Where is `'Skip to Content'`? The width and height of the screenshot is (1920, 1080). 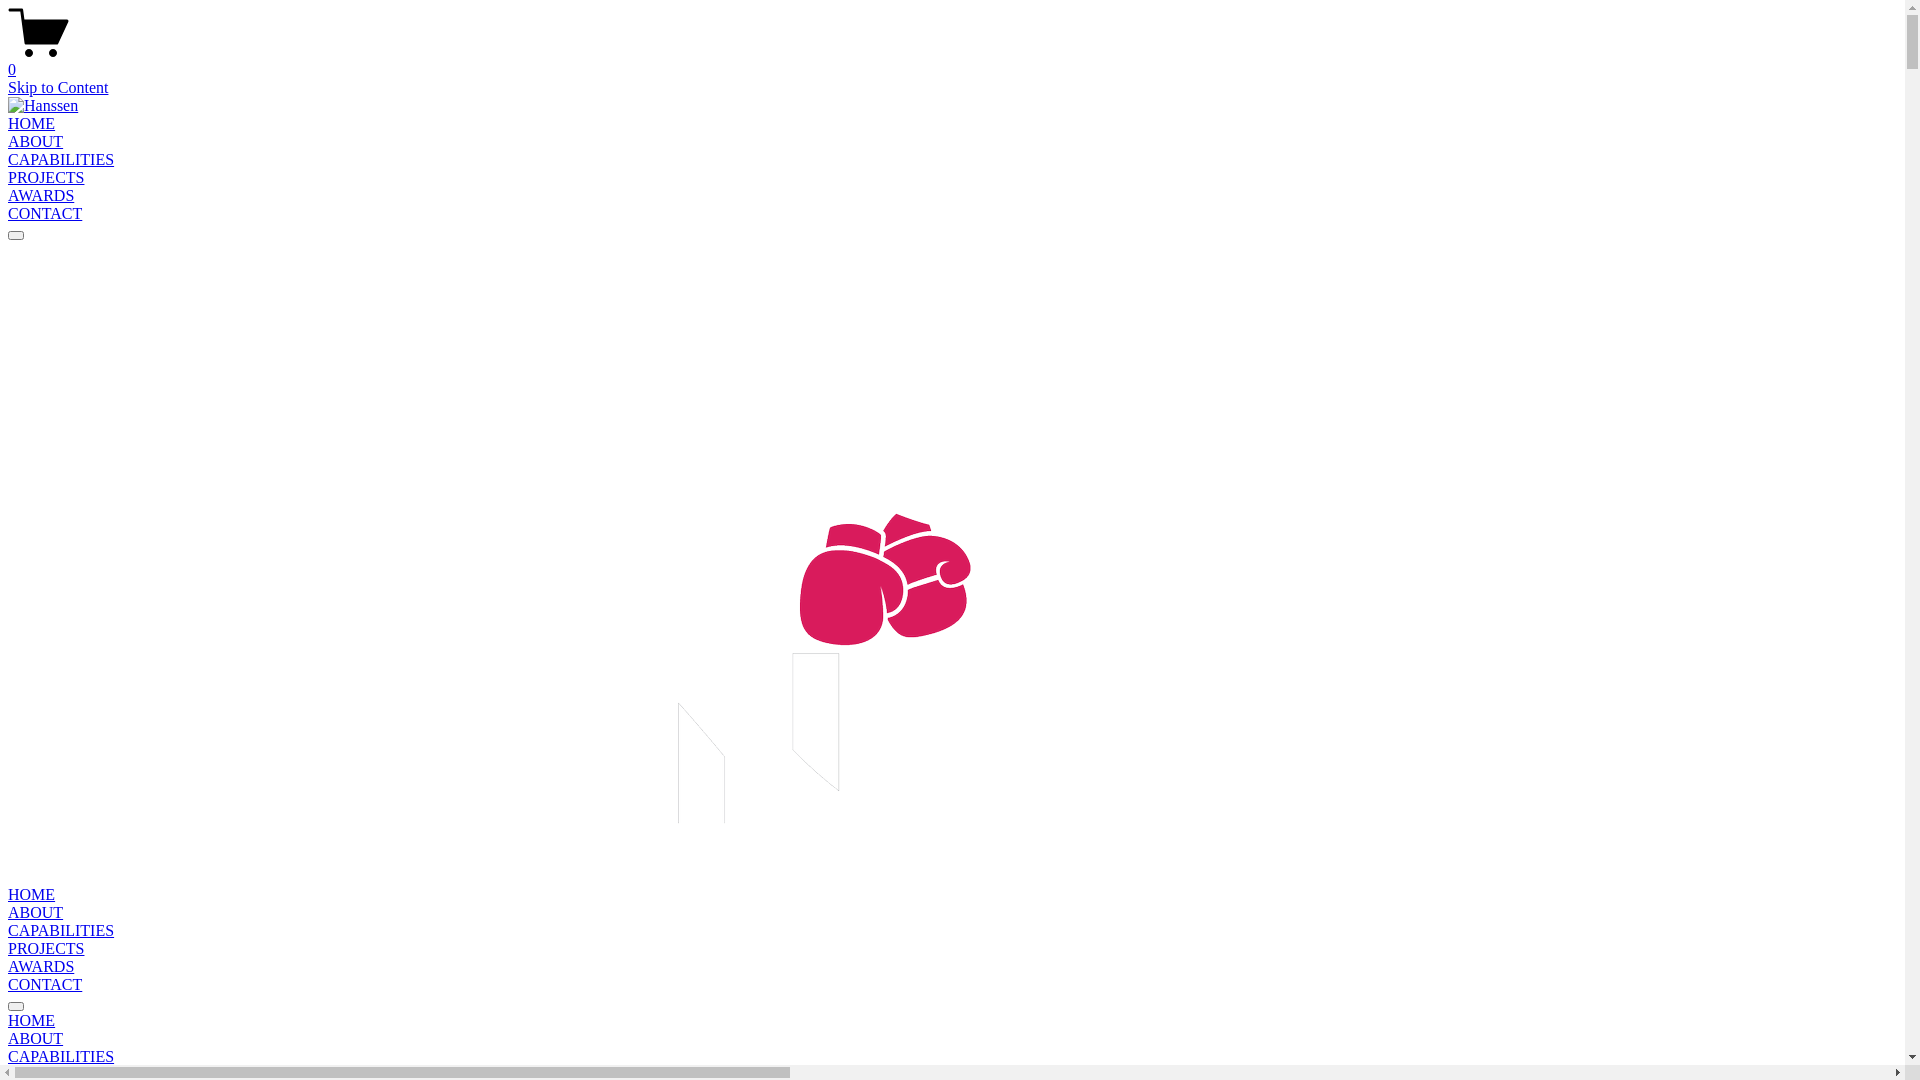 'Skip to Content' is located at coordinates (57, 86).